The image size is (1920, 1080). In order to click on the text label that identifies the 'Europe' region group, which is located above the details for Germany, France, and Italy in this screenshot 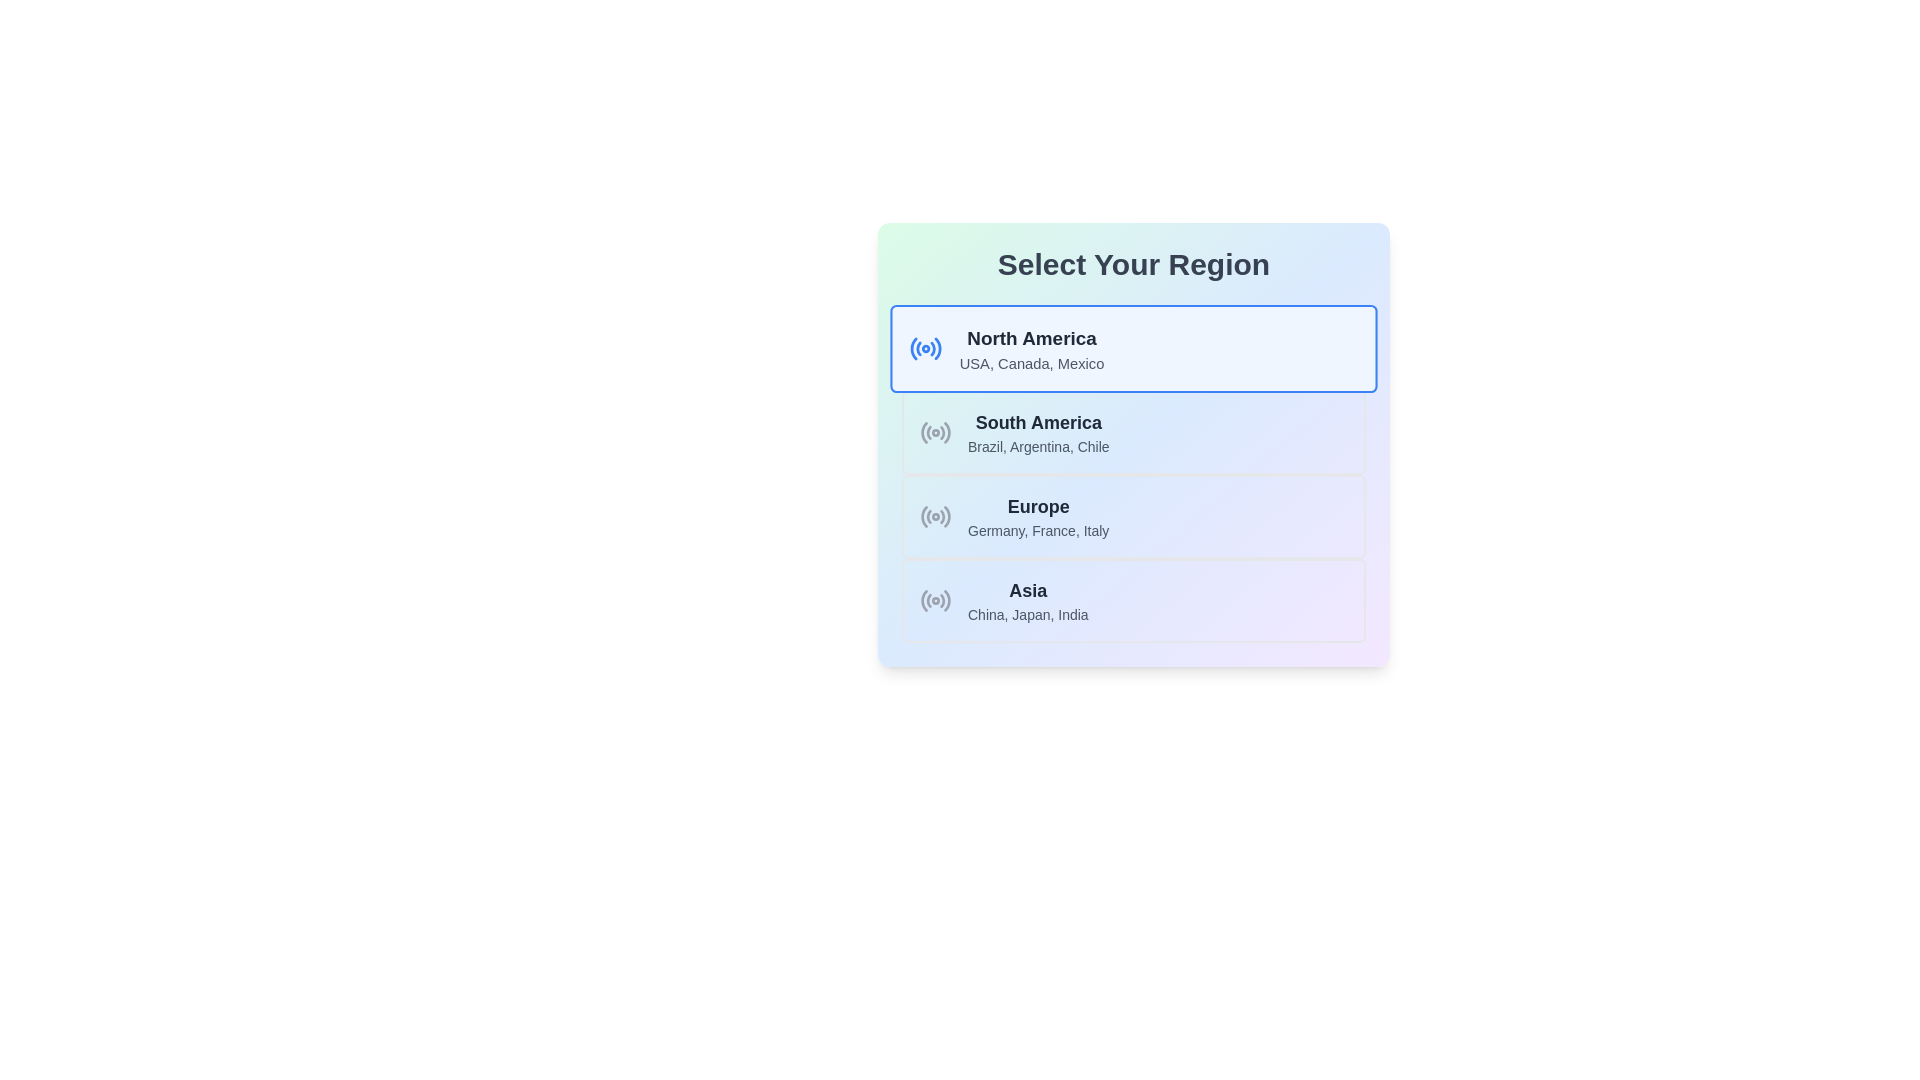, I will do `click(1038, 505)`.